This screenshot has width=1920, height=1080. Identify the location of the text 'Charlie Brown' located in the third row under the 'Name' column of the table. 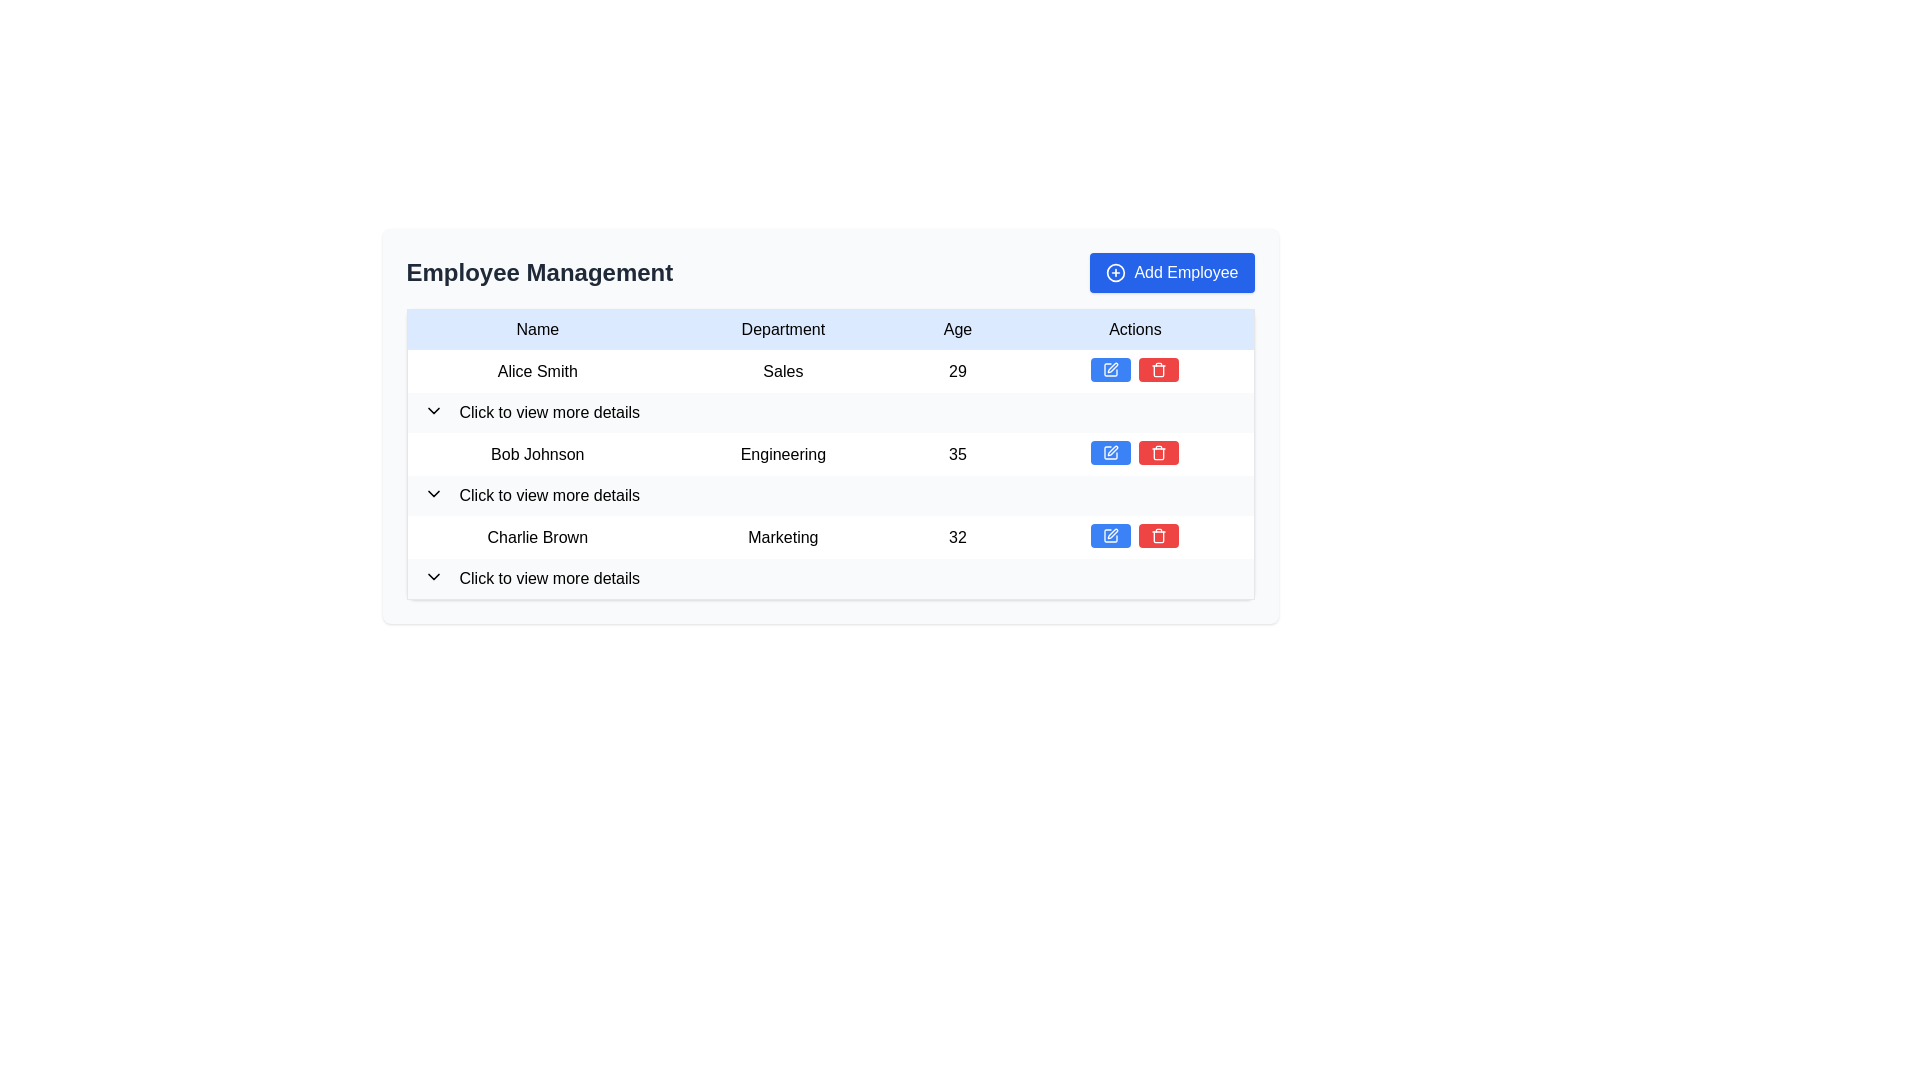
(537, 536).